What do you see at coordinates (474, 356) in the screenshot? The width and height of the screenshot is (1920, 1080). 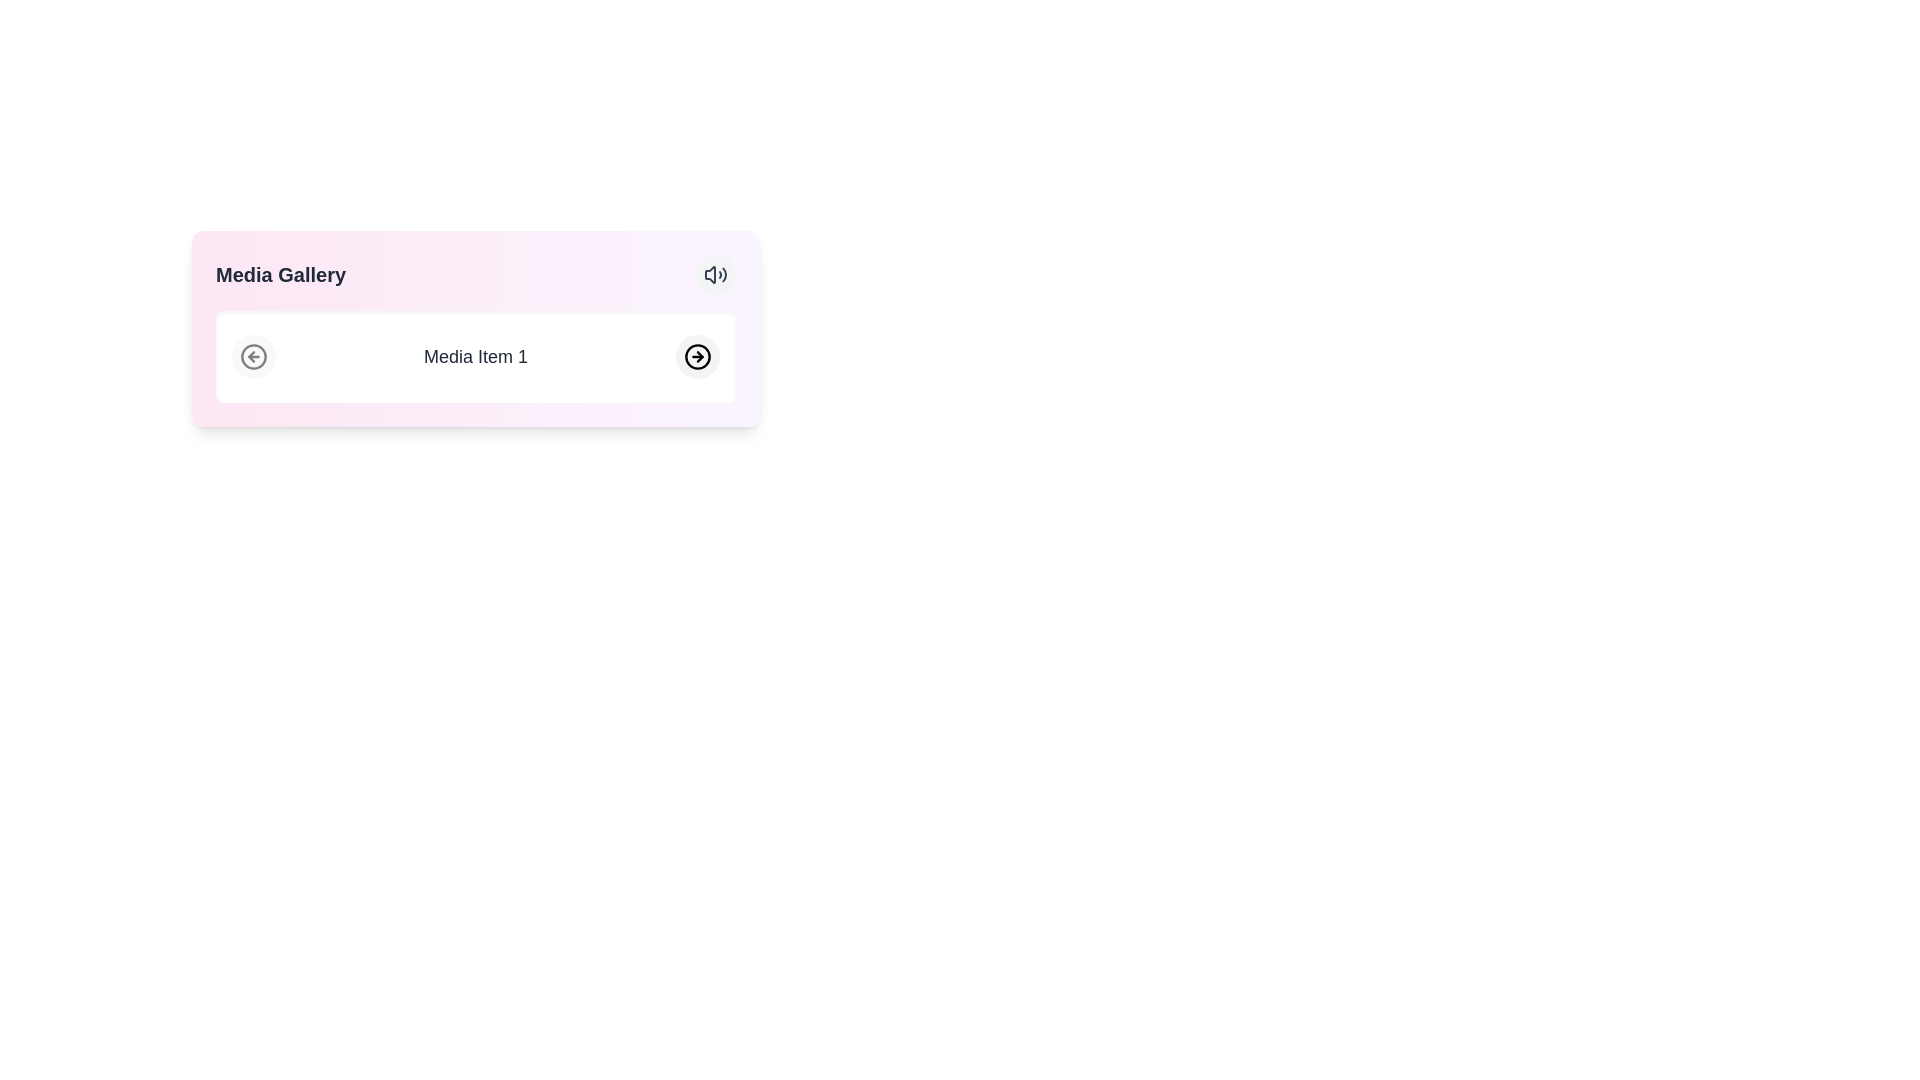 I see `the text label that identifies the currently displayed media item in the media gallery interface` at bounding box center [474, 356].